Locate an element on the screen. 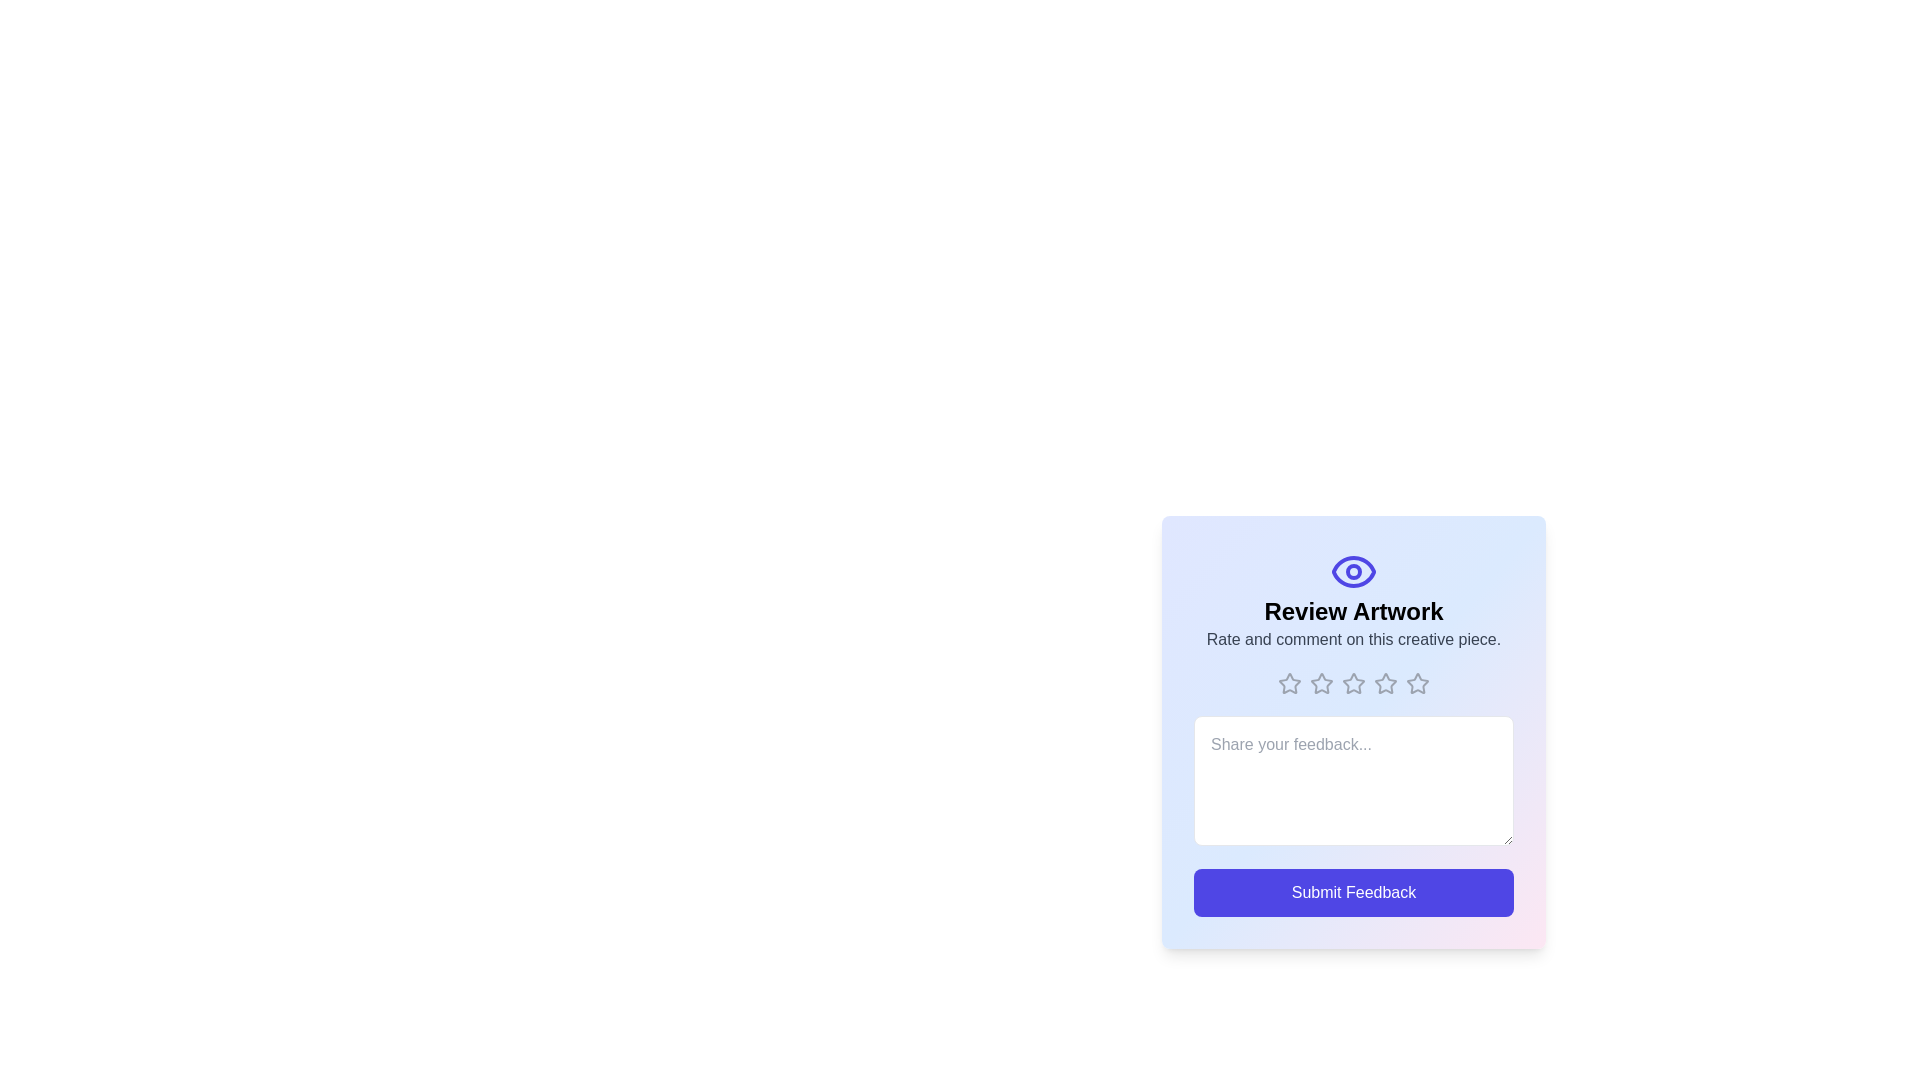 The height and width of the screenshot is (1080, 1920). the 'Submit Feedback' button to submit the feedback is located at coordinates (1353, 892).